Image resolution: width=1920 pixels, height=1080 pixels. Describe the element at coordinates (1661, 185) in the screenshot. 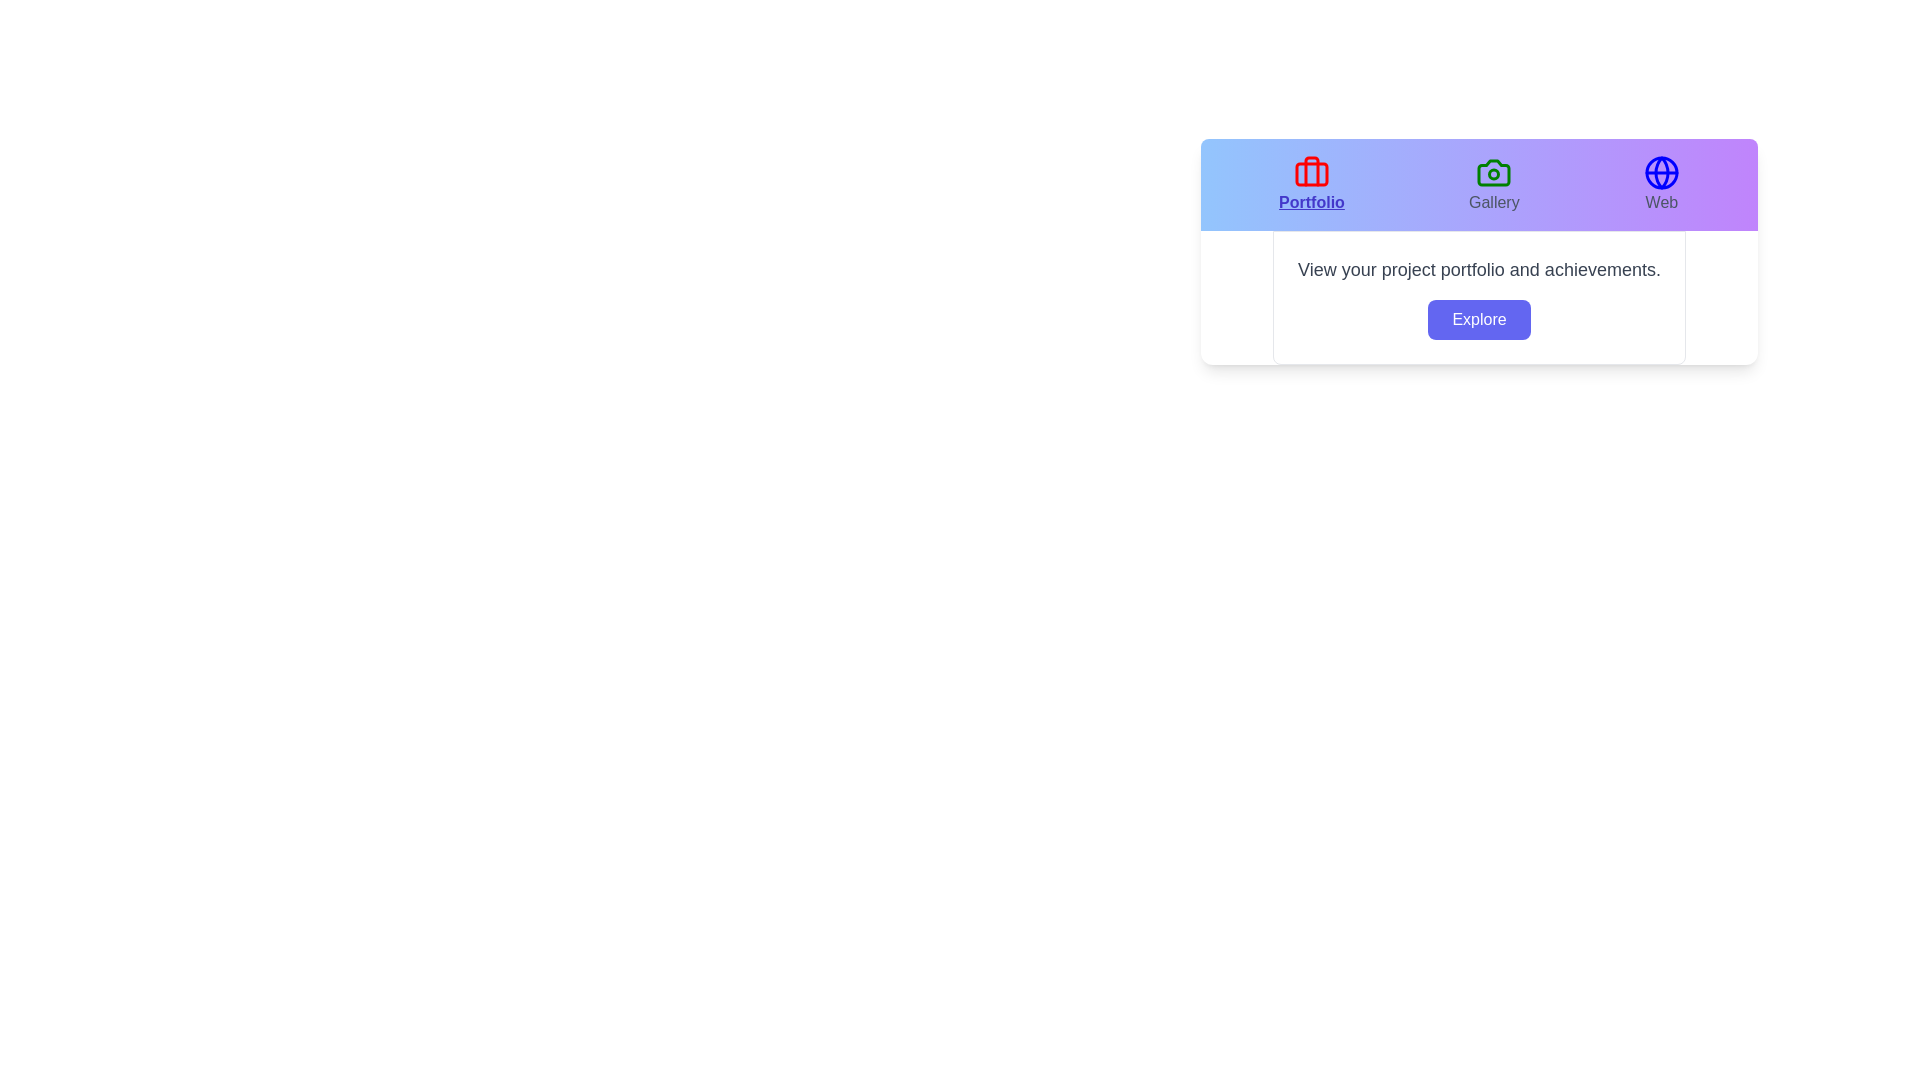

I see `the Web tab to select it` at that location.